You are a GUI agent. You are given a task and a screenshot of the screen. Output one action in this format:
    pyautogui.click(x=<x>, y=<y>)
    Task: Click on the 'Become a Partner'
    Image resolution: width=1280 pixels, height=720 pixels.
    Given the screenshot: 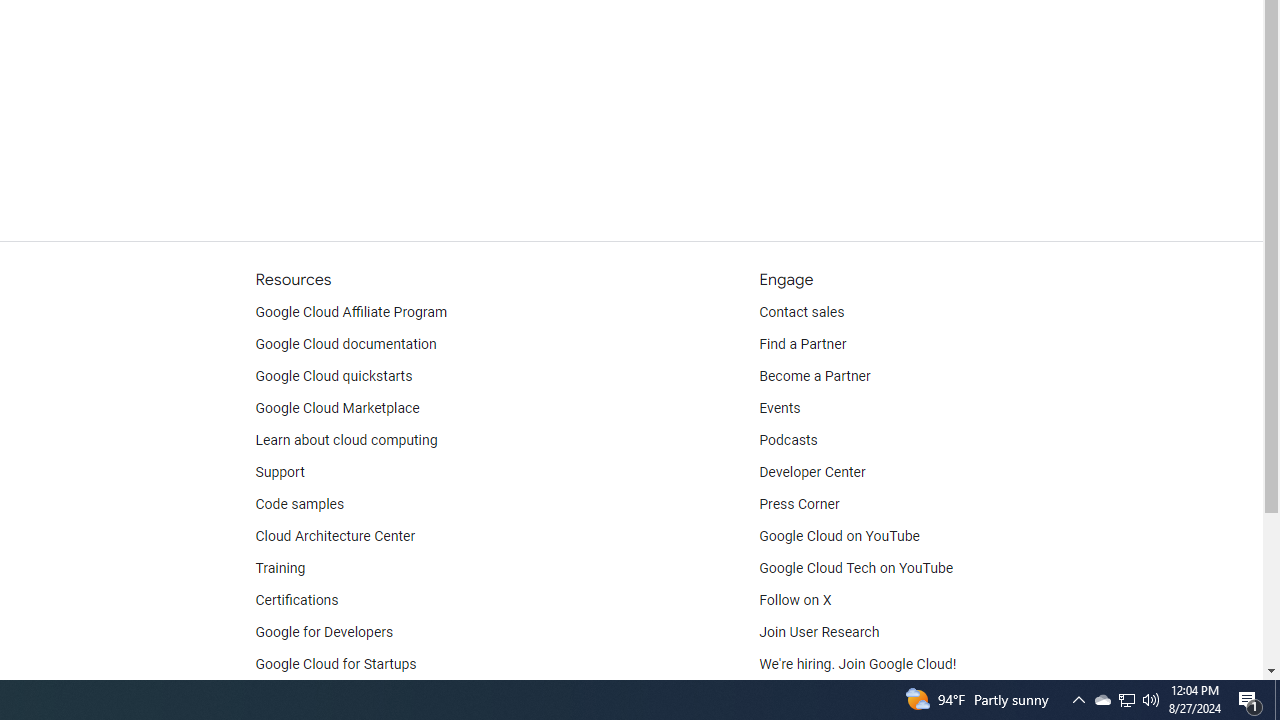 What is the action you would take?
    pyautogui.click(x=814, y=376)
    